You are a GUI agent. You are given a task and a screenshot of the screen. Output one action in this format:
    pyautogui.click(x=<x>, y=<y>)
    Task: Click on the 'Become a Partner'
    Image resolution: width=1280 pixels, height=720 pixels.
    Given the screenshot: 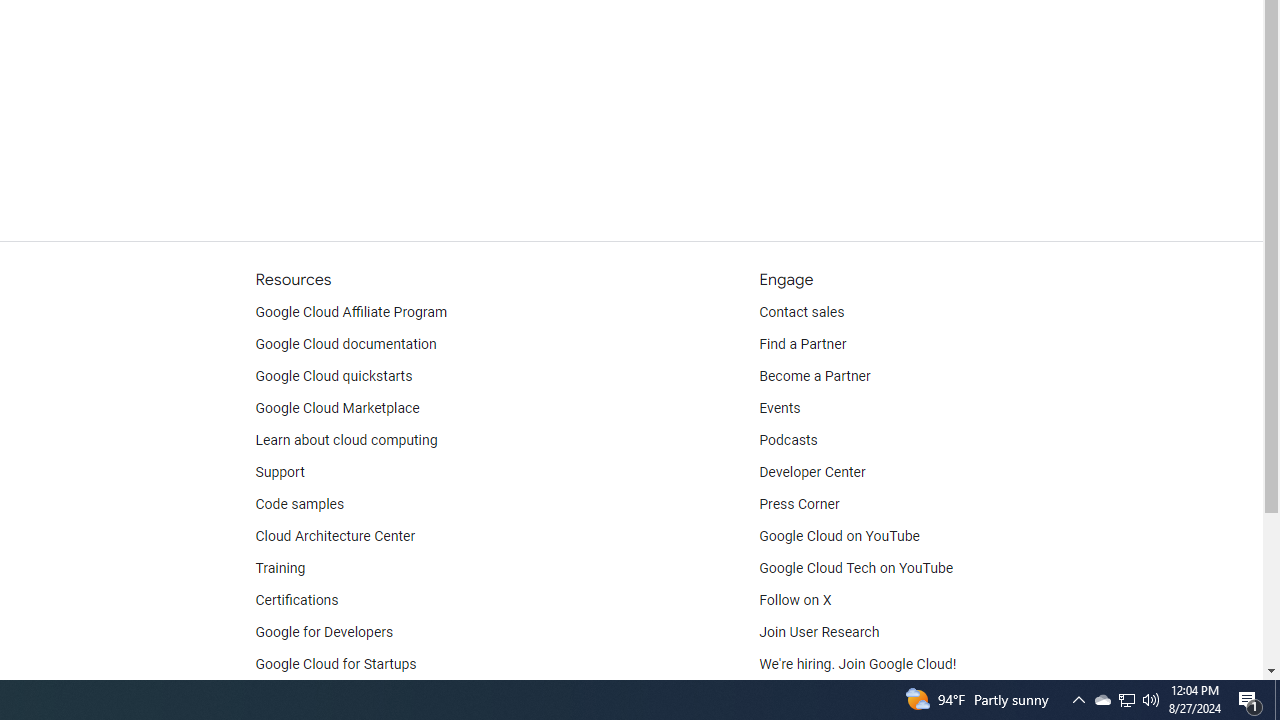 What is the action you would take?
    pyautogui.click(x=814, y=376)
    